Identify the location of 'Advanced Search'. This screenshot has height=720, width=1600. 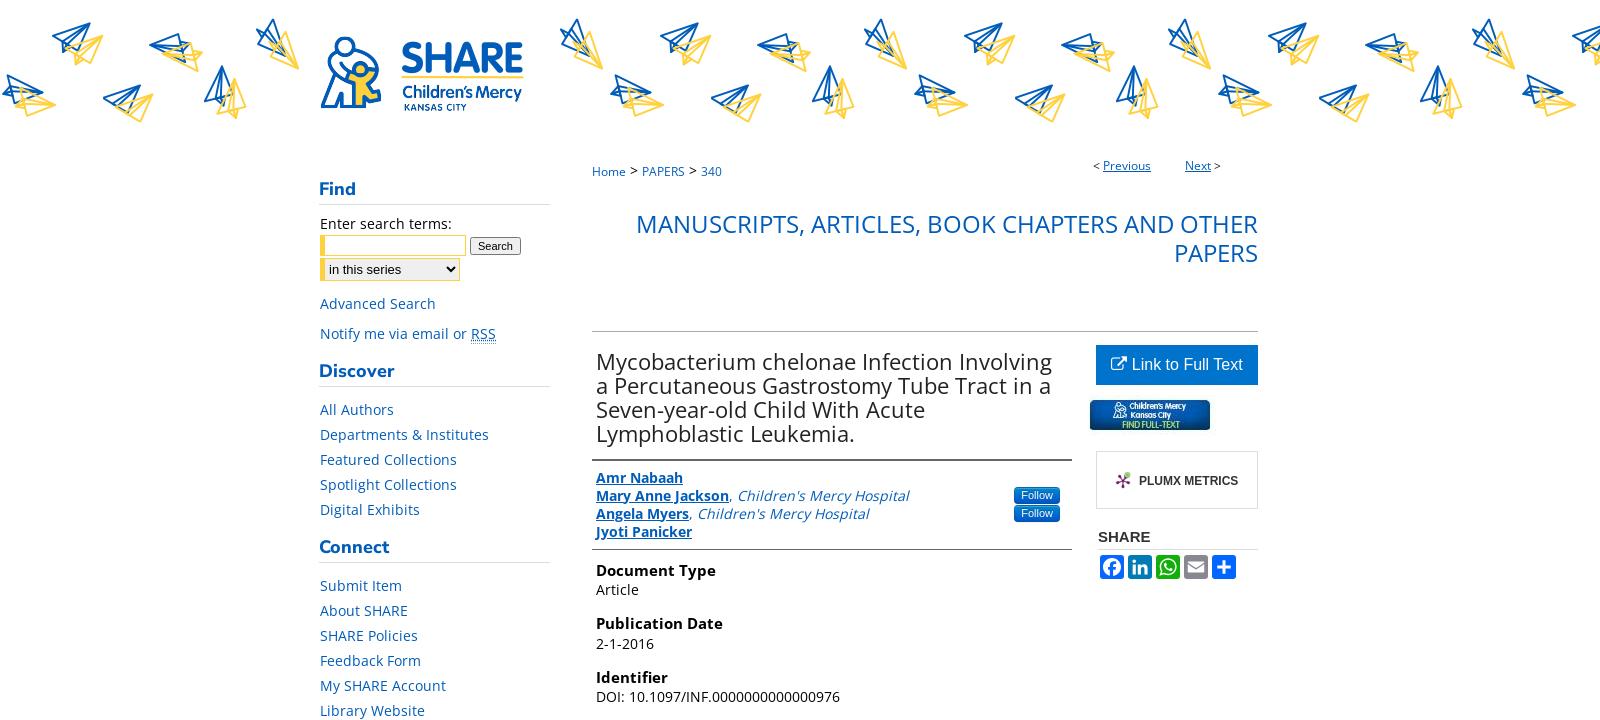
(320, 303).